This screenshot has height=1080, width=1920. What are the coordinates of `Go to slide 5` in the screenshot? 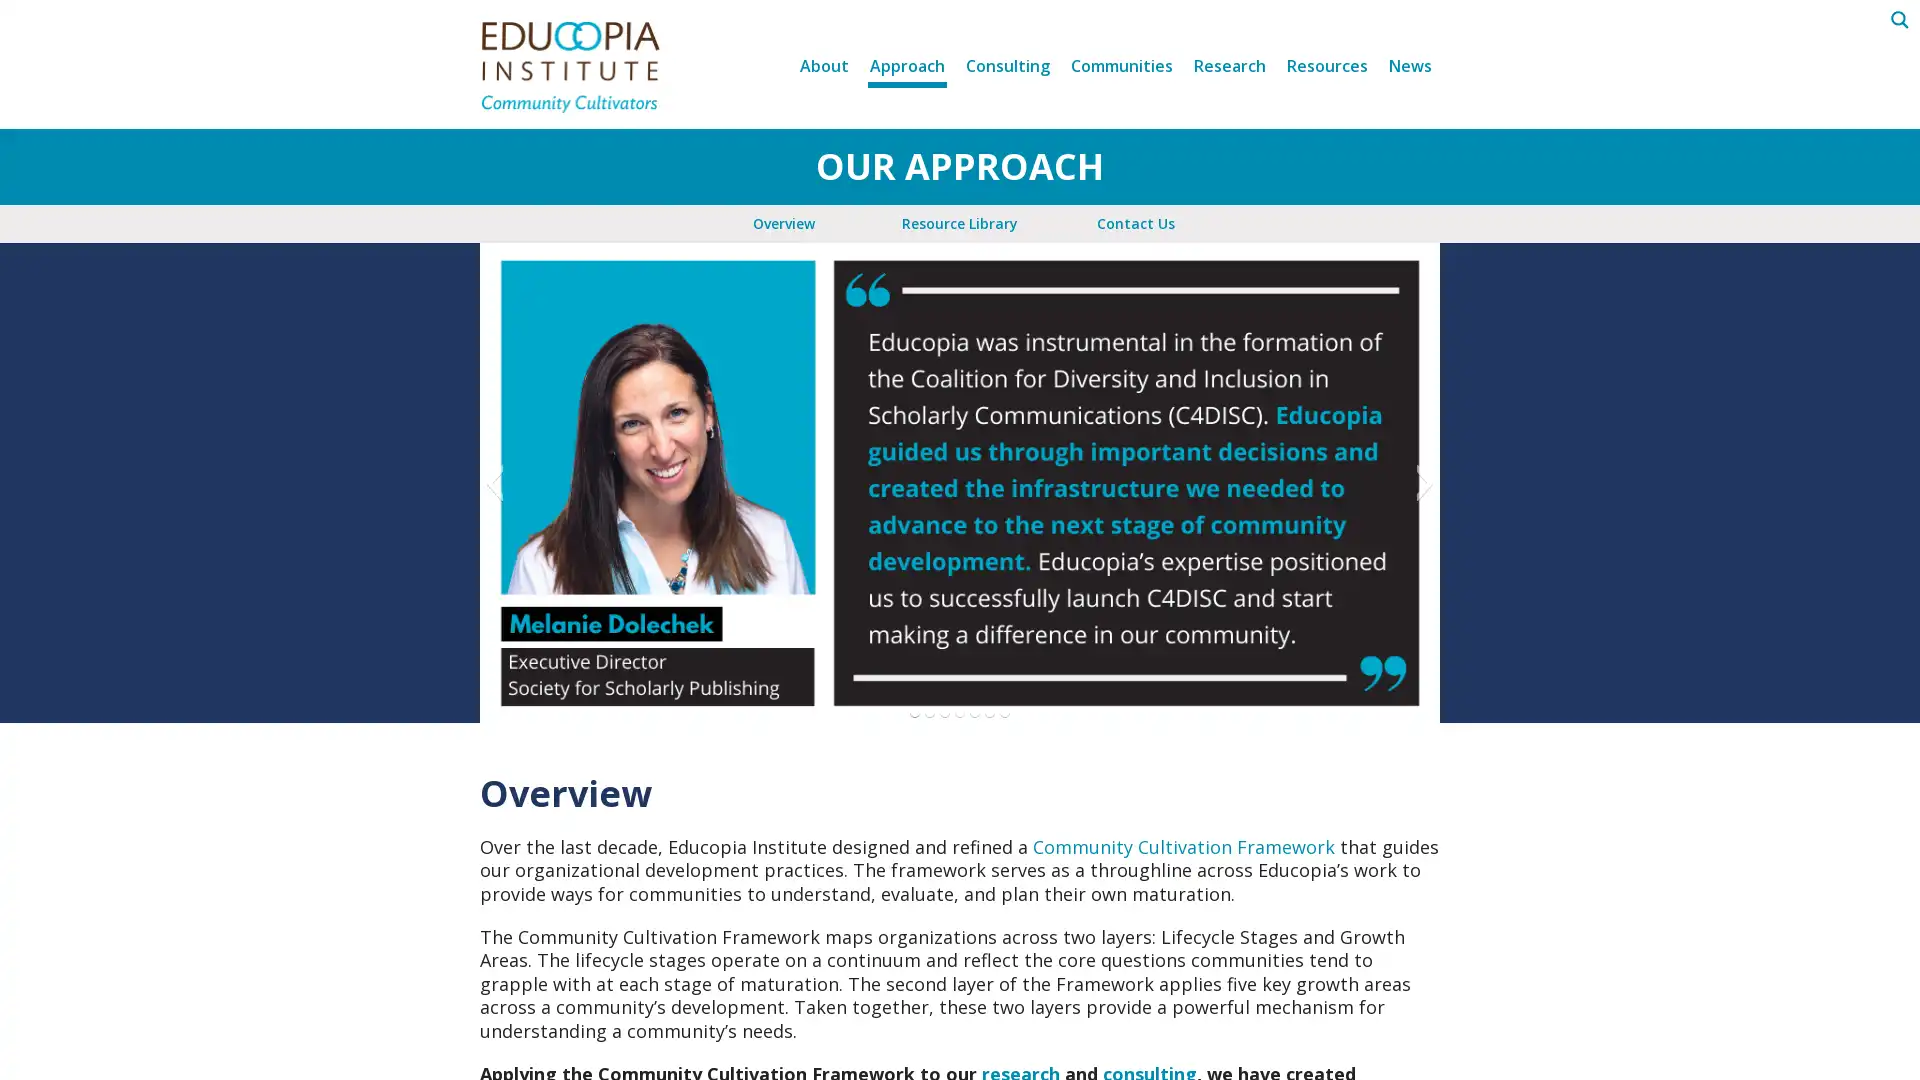 It's located at (974, 711).